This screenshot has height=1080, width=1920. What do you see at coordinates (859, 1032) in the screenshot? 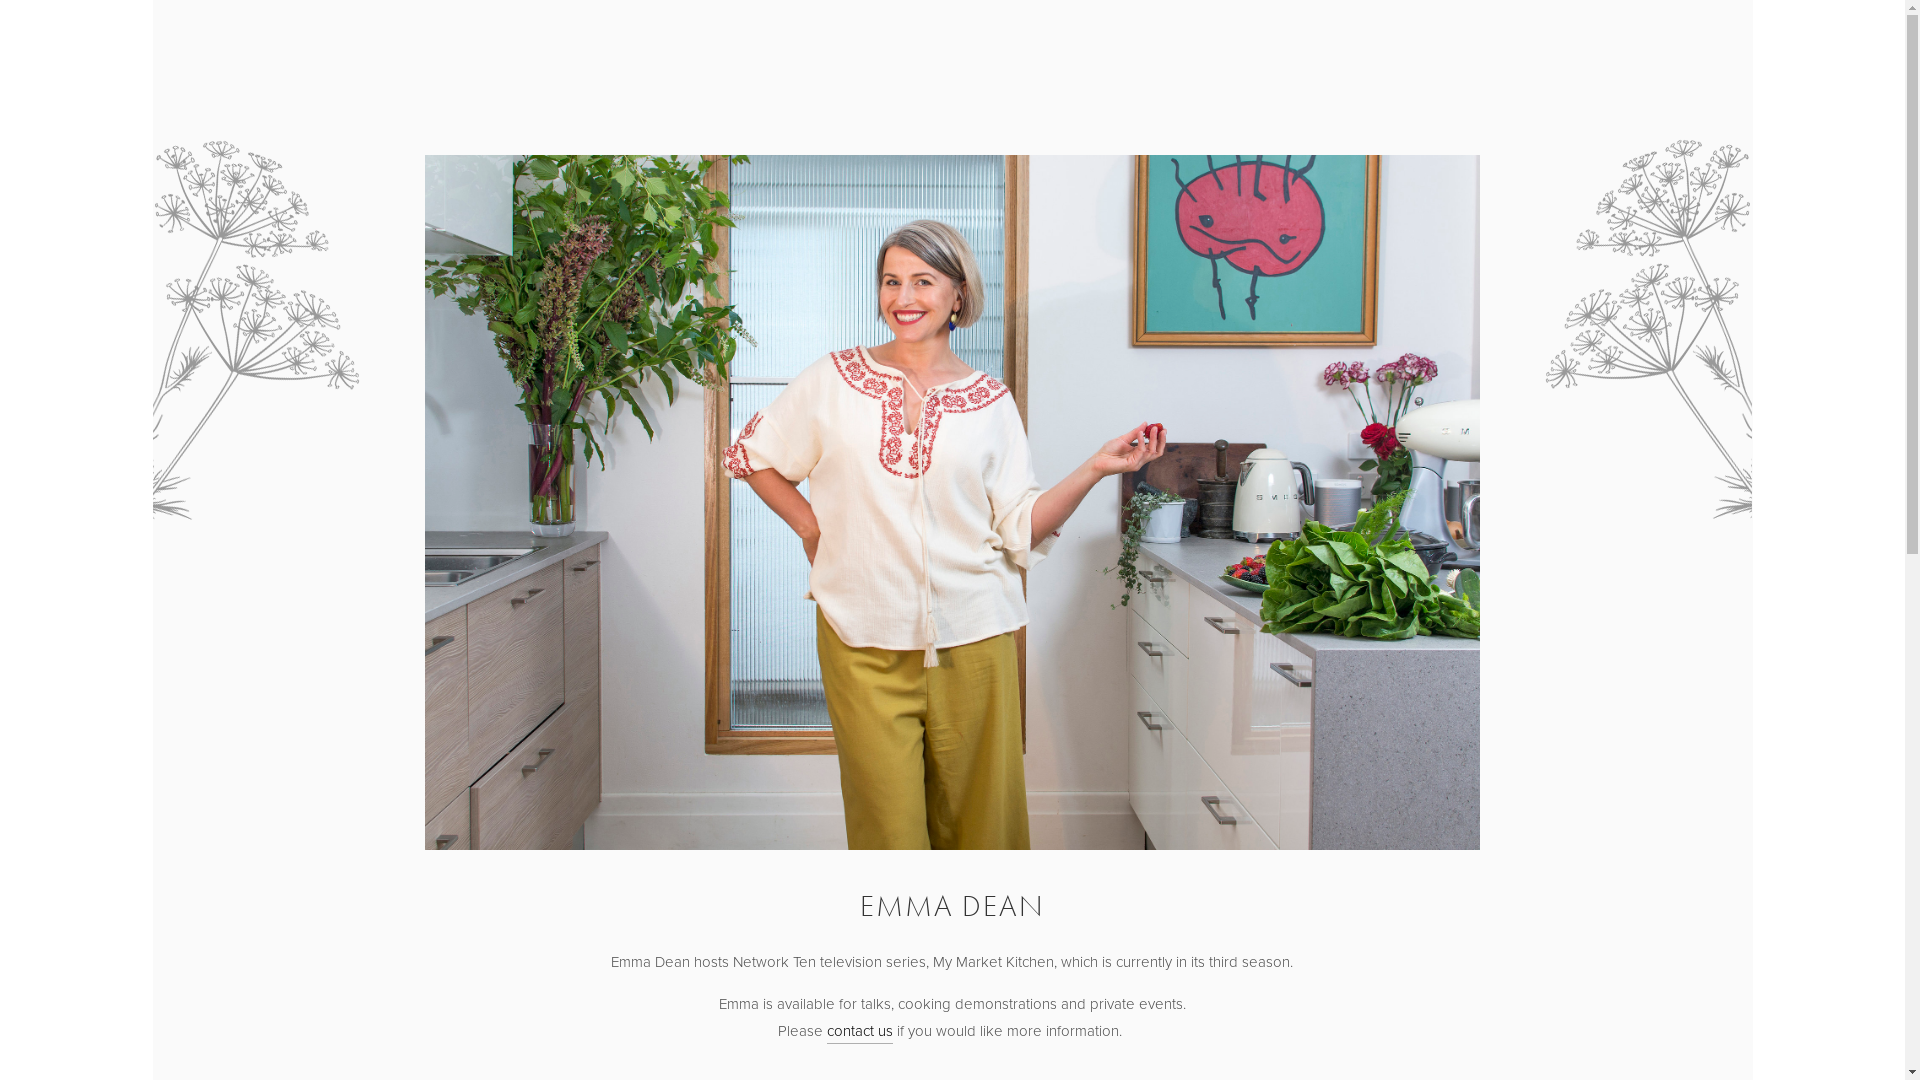
I see `'contact us'` at bounding box center [859, 1032].